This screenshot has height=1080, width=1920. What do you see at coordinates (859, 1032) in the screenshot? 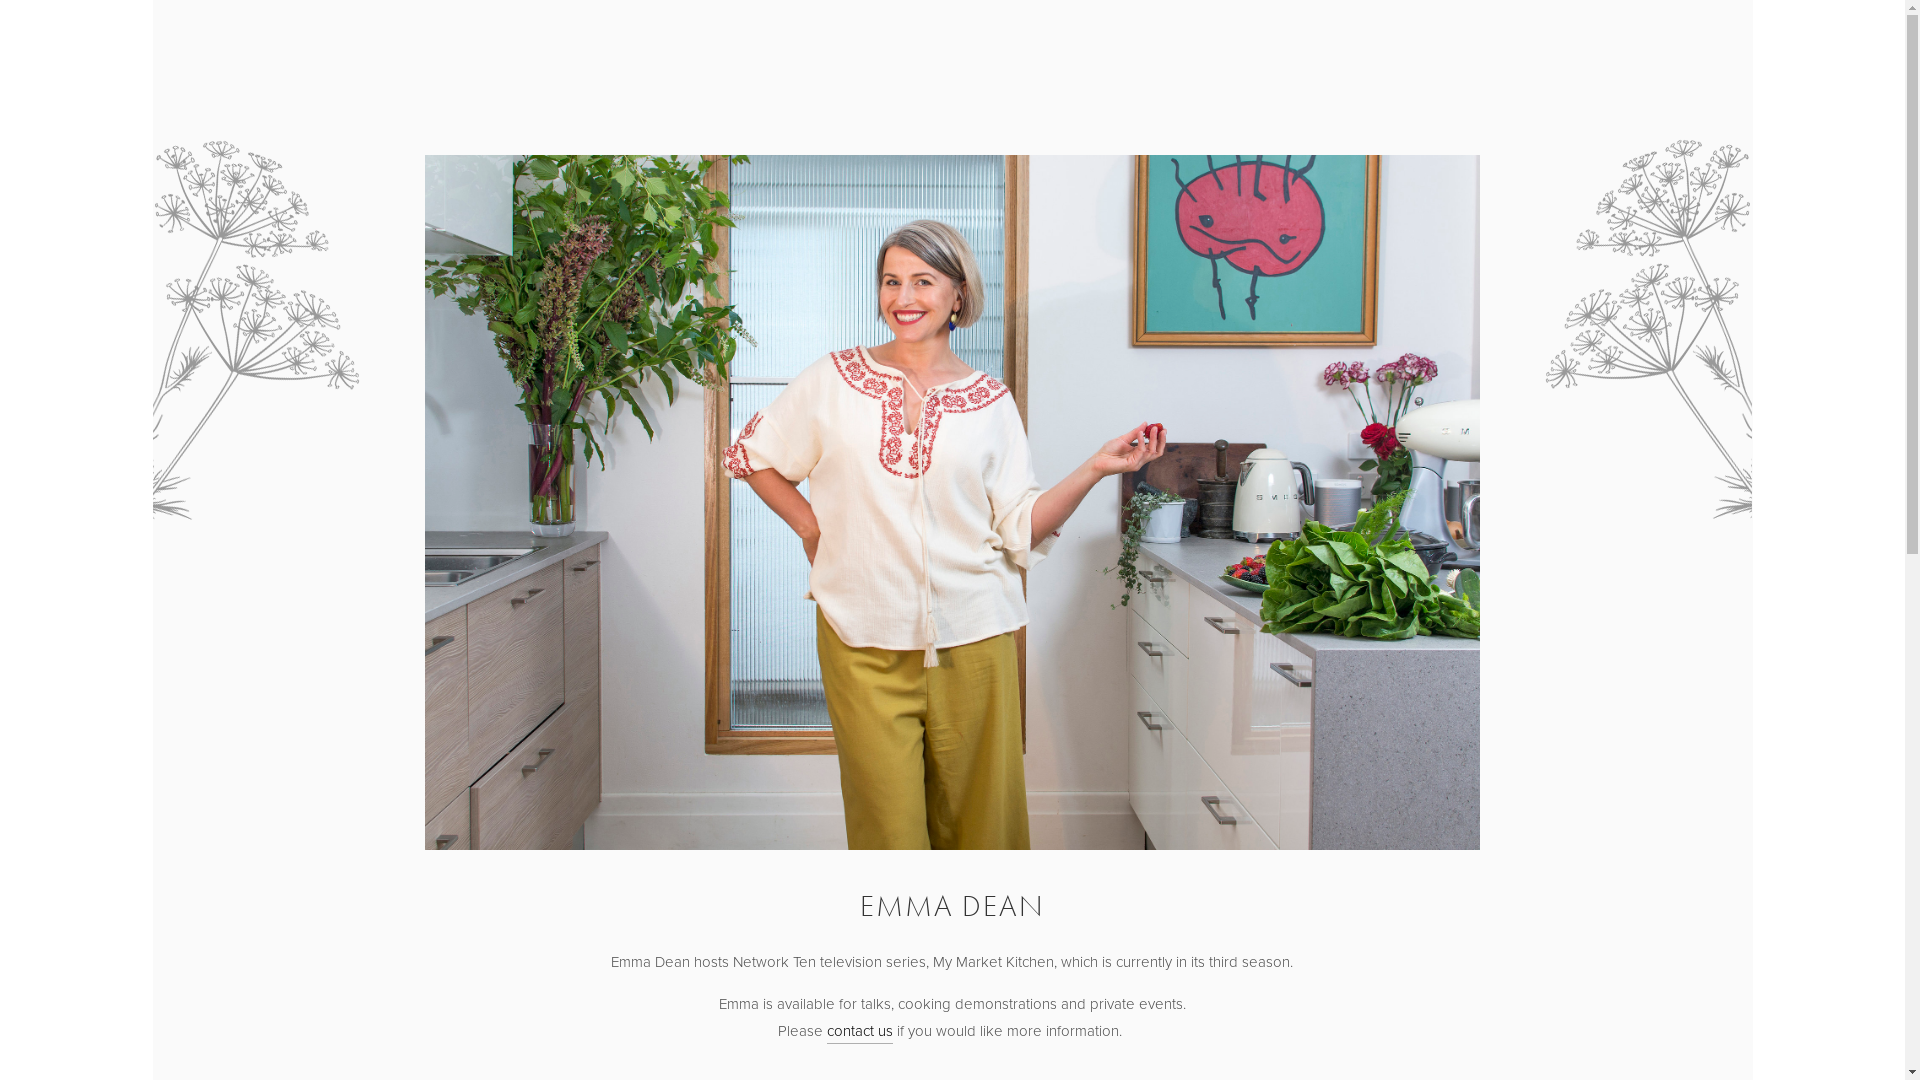
I see `'contact us'` at bounding box center [859, 1032].